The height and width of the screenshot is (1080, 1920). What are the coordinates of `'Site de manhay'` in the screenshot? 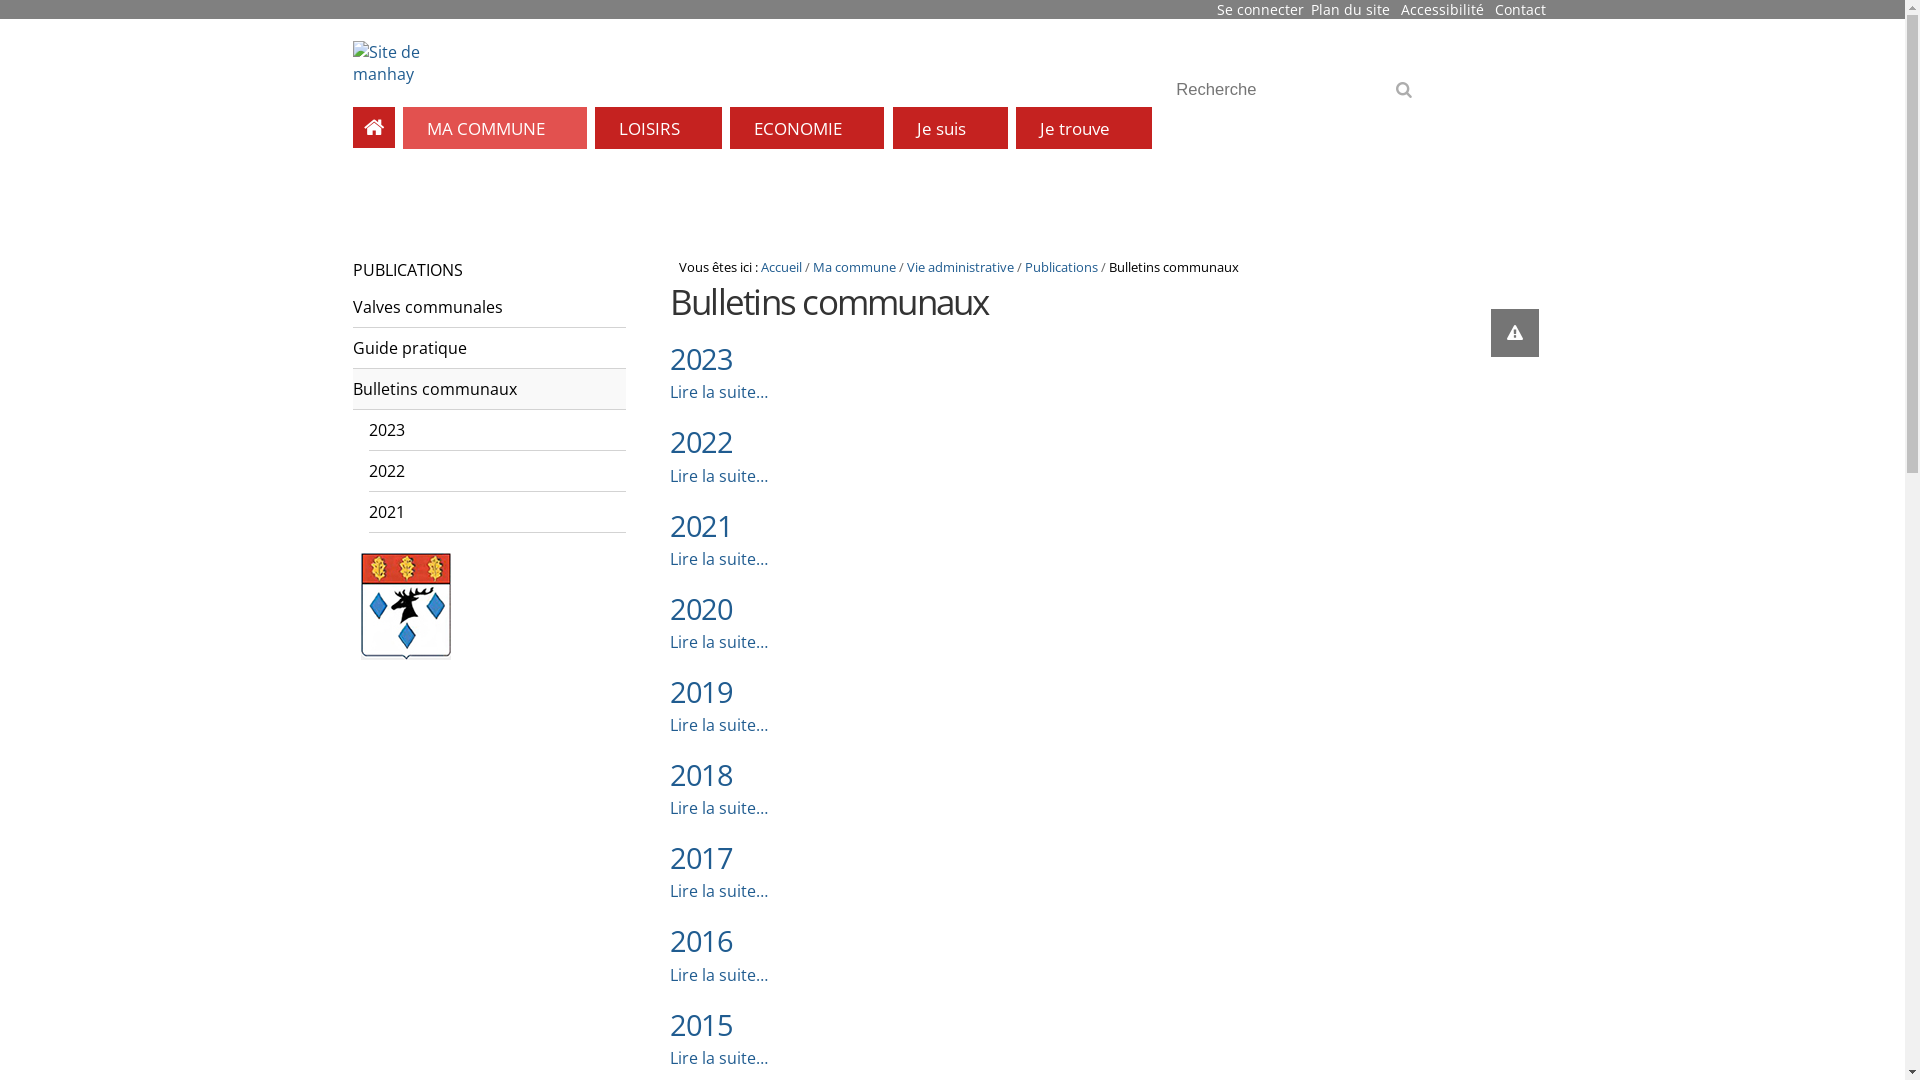 It's located at (351, 61).